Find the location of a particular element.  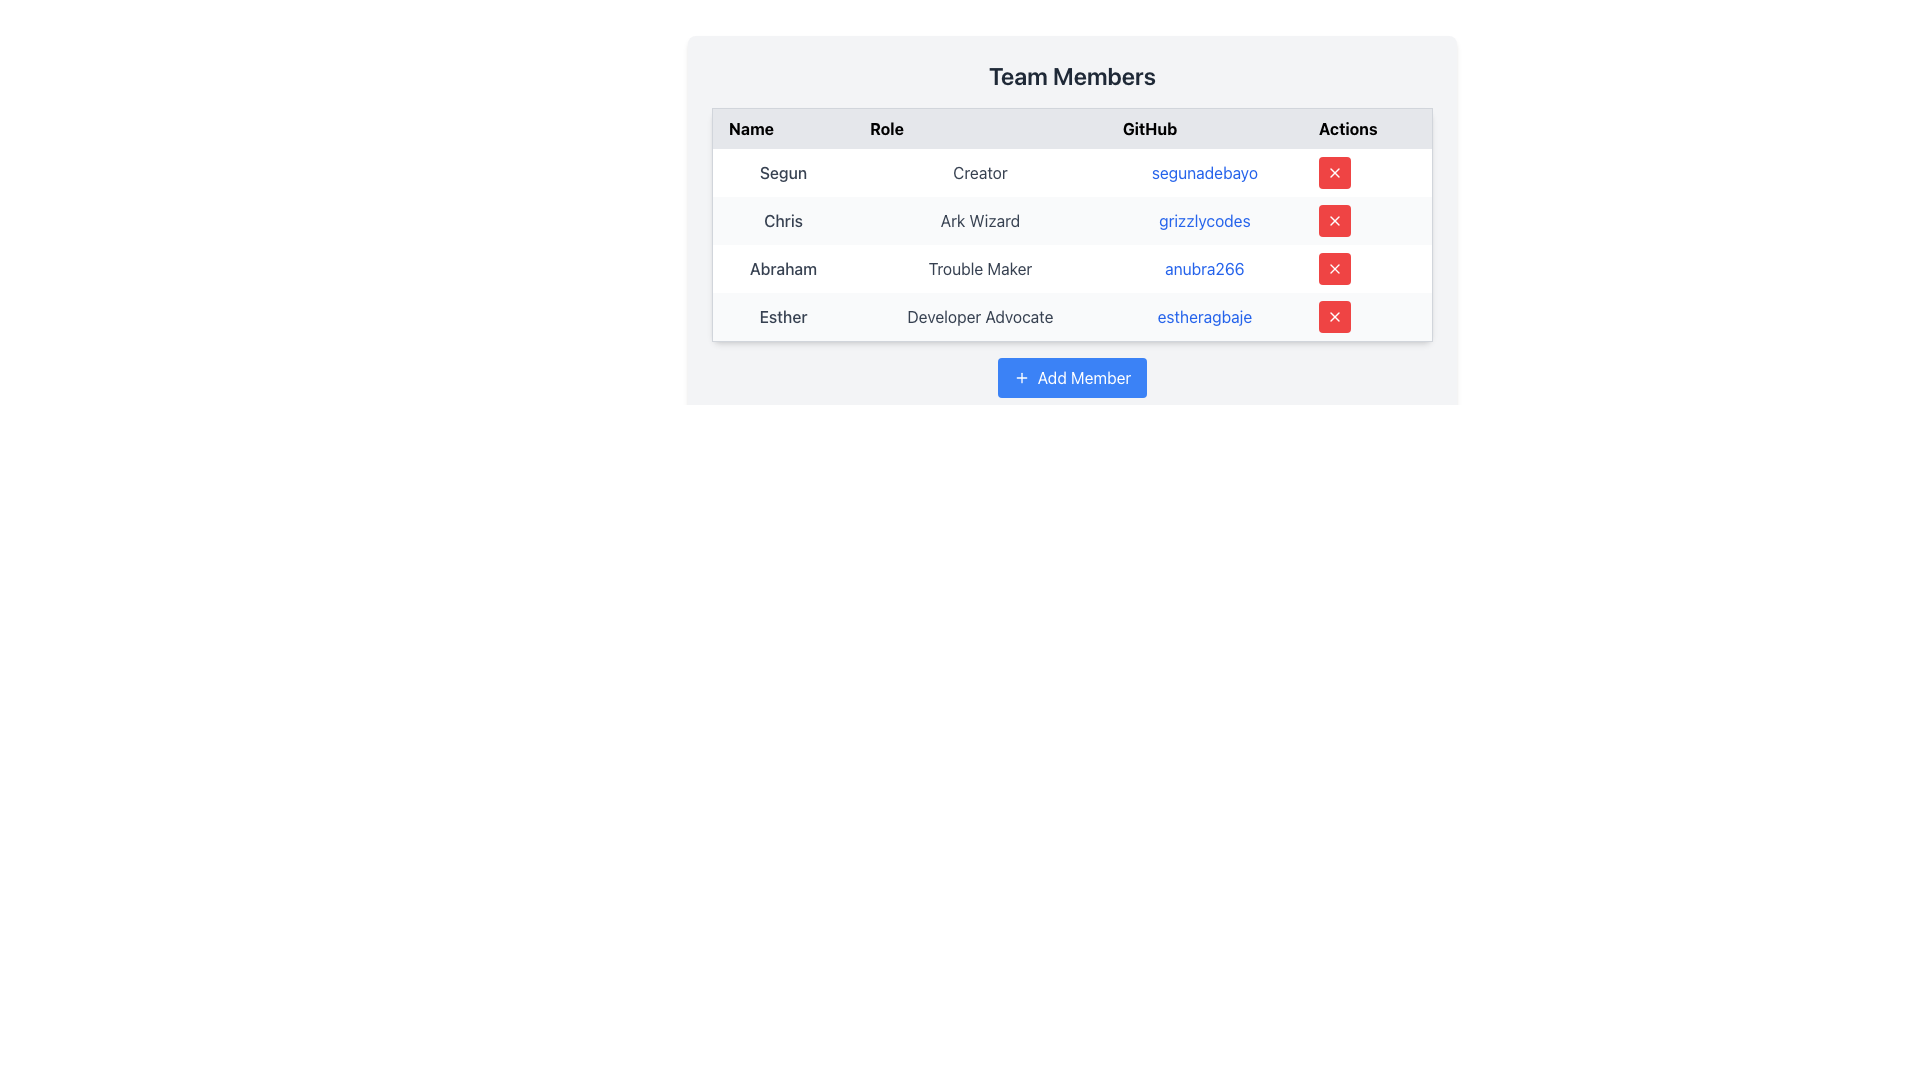

the hyperlink in the 'GitHub' column of the 'Team Members' table is located at coordinates (1203, 172).